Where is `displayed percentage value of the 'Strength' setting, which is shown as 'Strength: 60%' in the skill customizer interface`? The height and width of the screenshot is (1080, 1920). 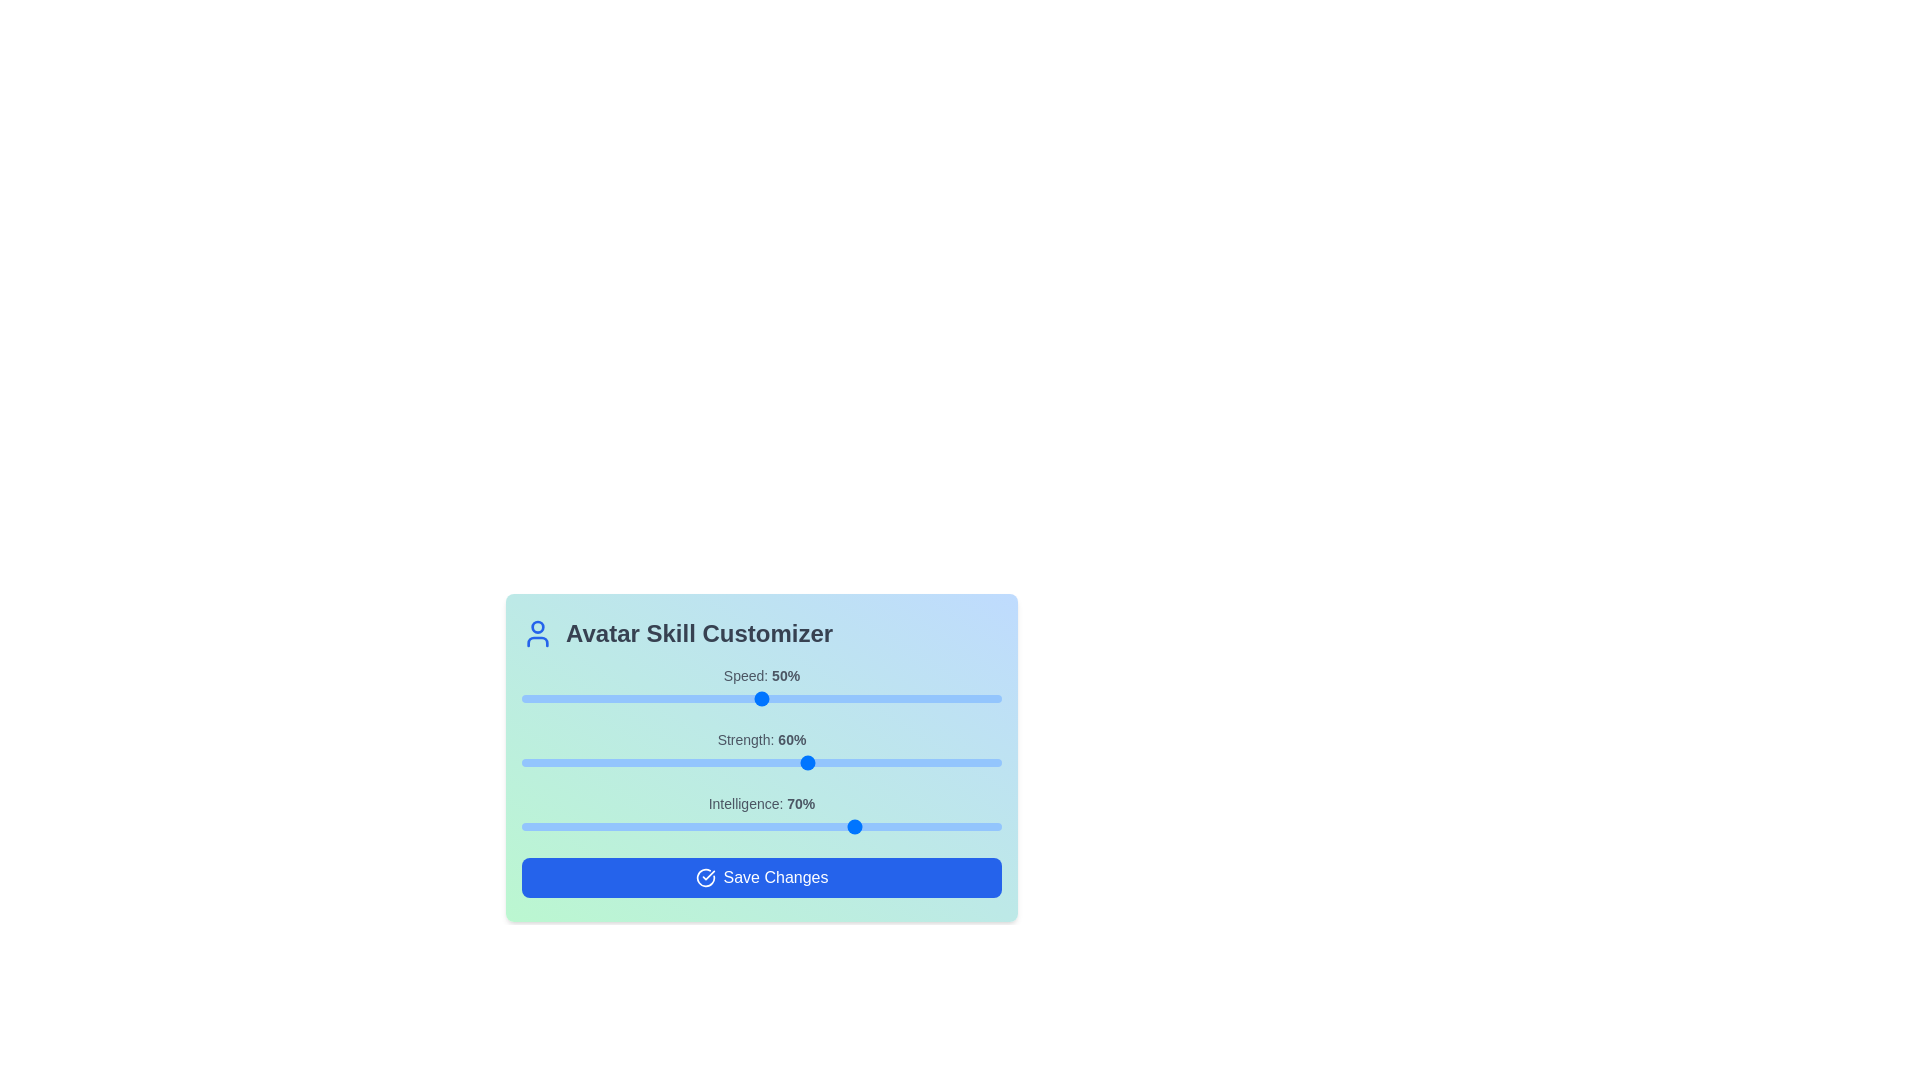
displayed percentage value of the 'Strength' setting, which is shown as 'Strength: 60%' in the skill customizer interface is located at coordinates (791, 740).